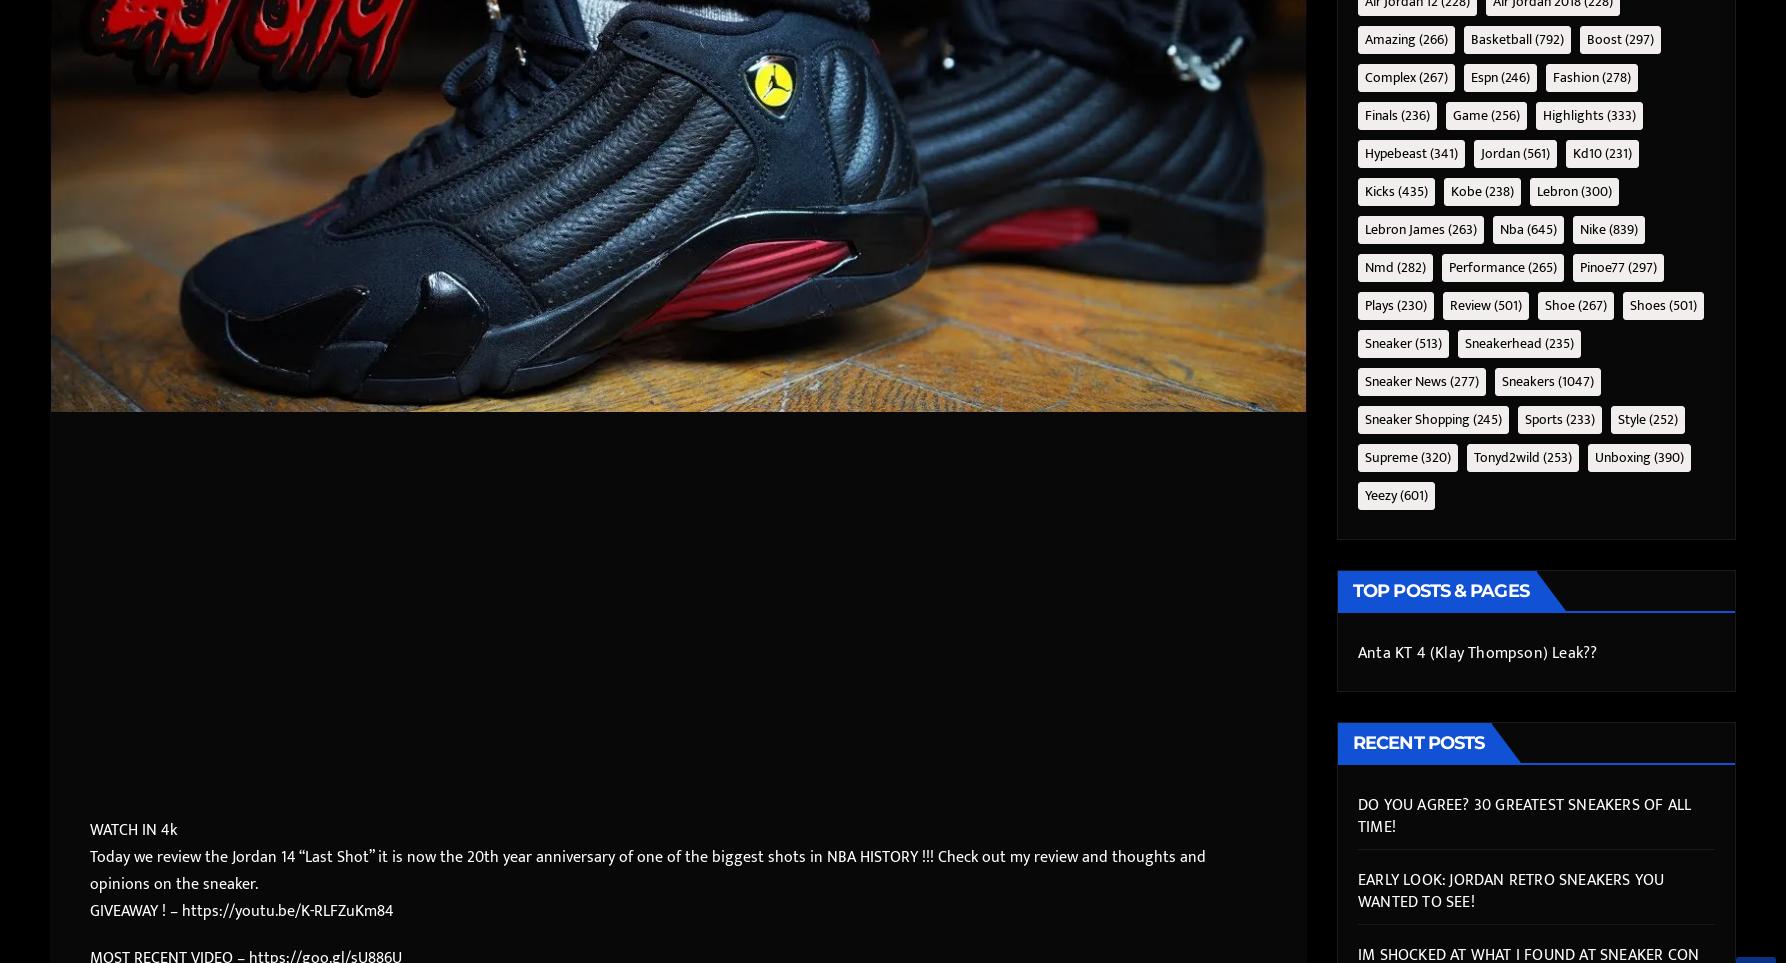  I want to click on 'sneakers', so click(1528, 379).